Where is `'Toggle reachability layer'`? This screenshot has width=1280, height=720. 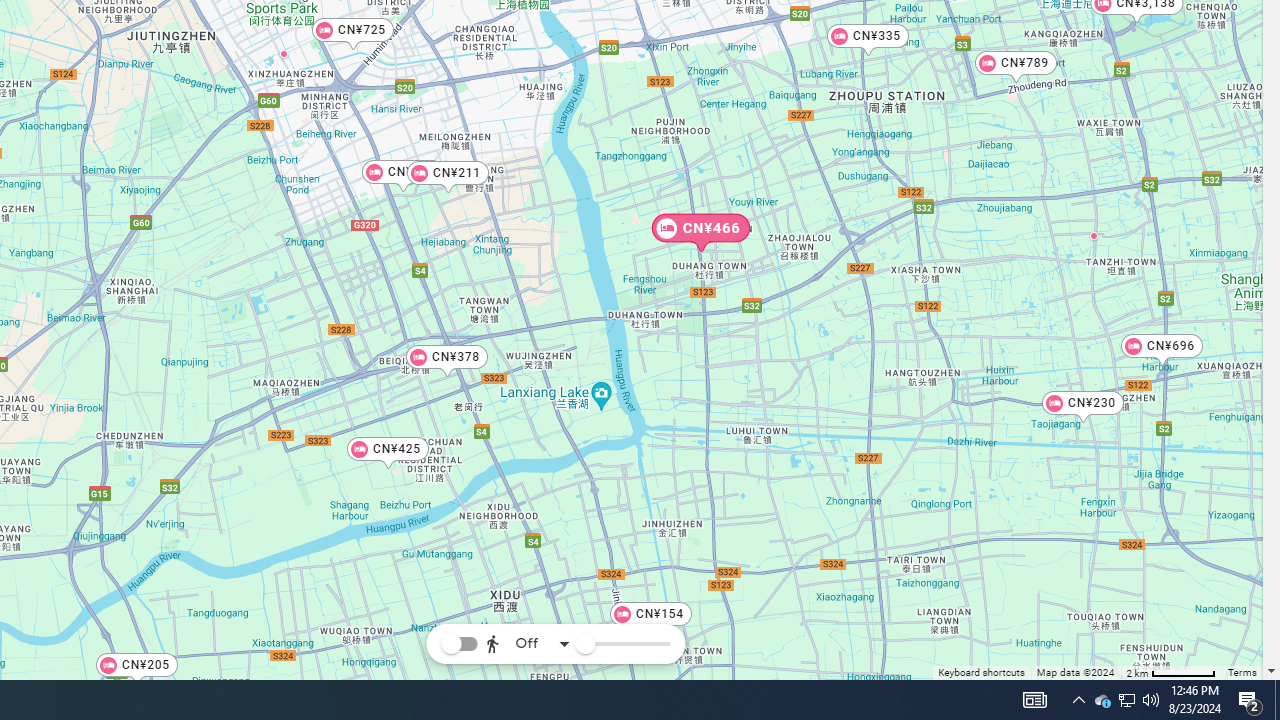 'Toggle reachability layer' is located at coordinates (458, 644).